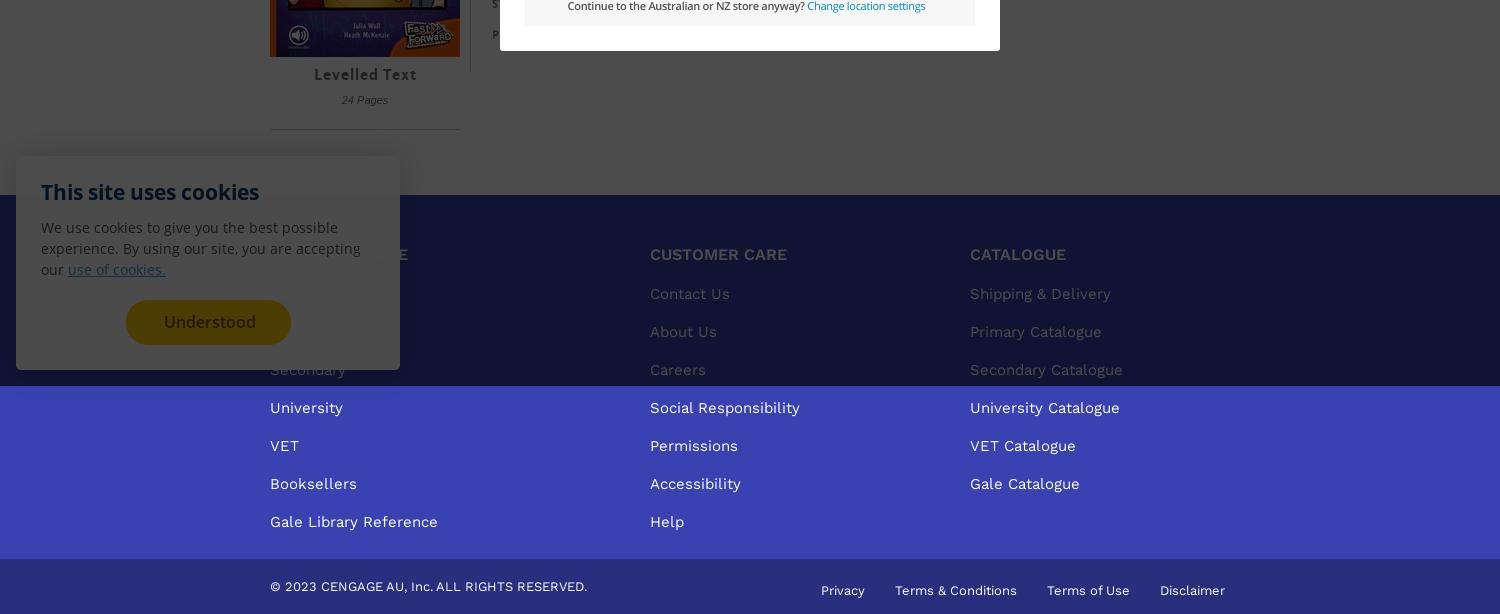  Describe the element at coordinates (1040, 292) in the screenshot. I see `'Shipping & Delivery'` at that location.